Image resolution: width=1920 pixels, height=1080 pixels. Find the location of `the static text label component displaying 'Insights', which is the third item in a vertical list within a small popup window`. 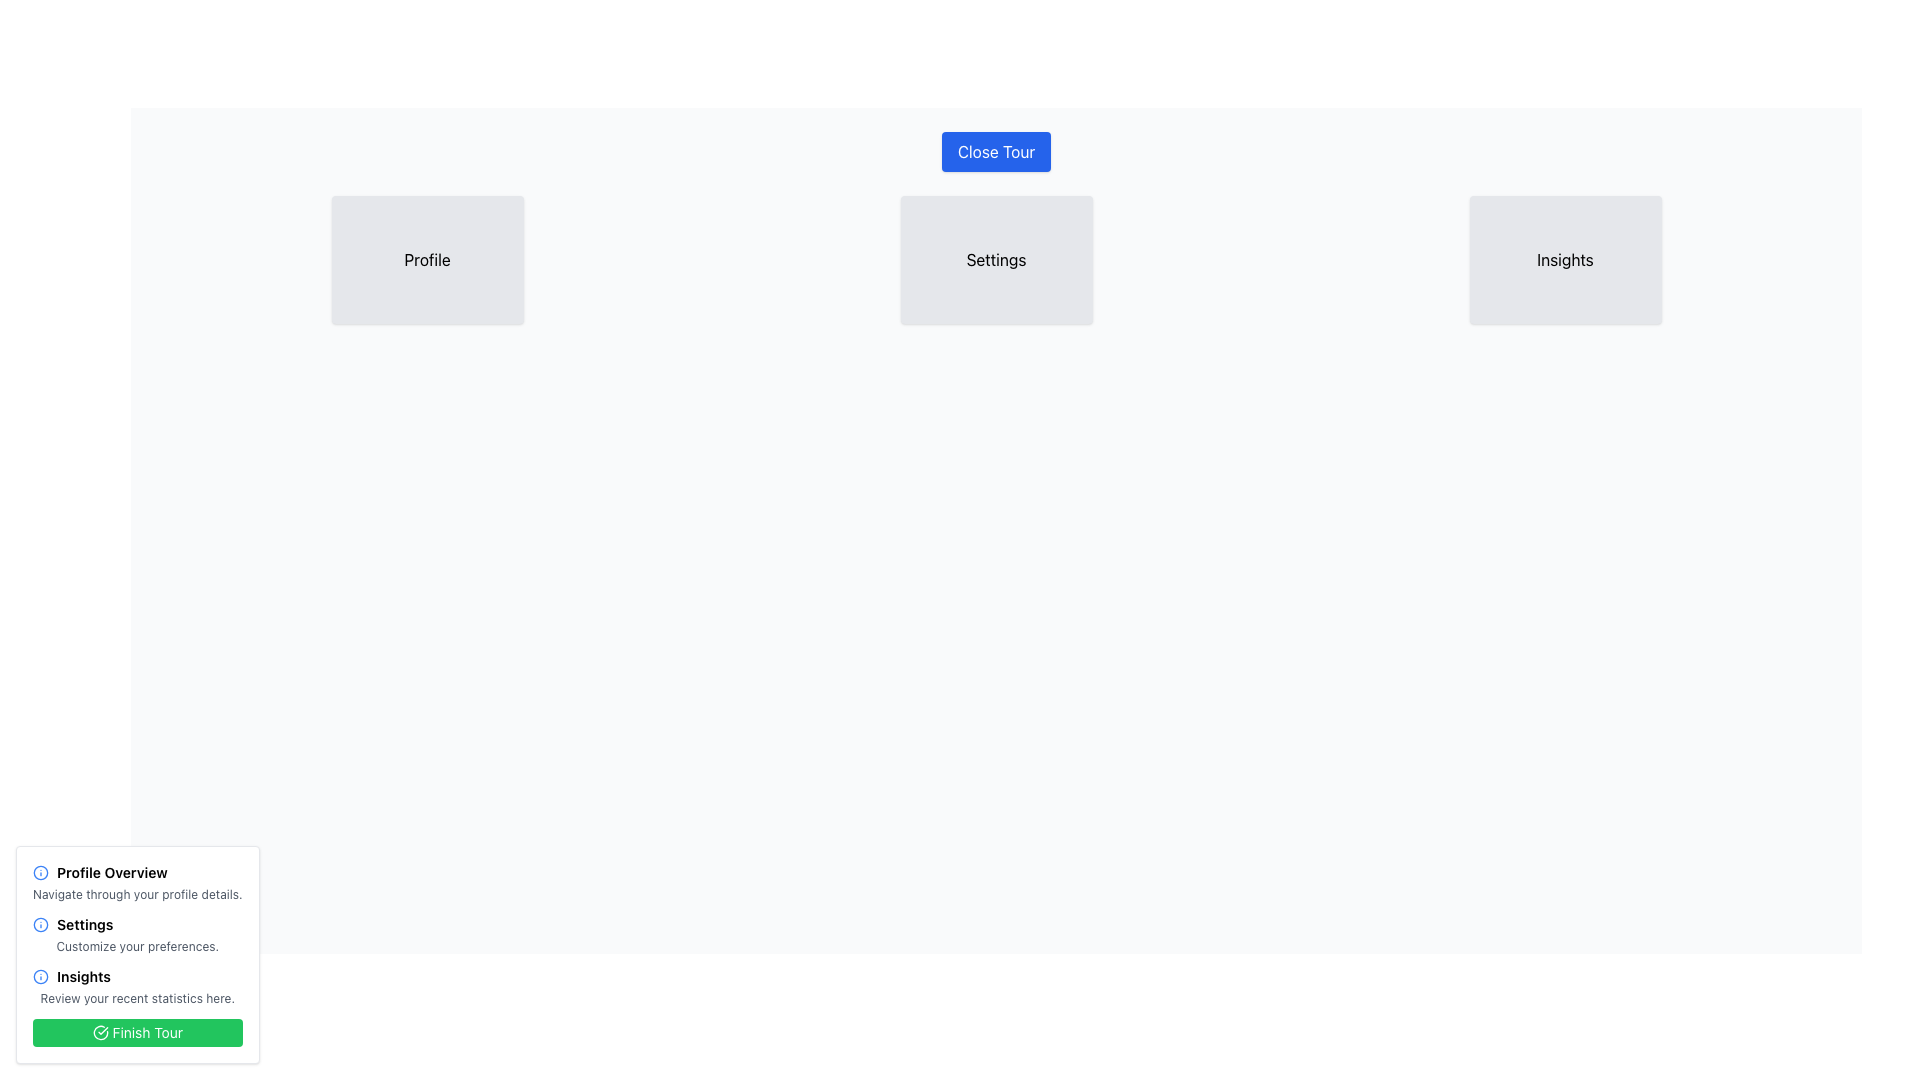

the static text label component displaying 'Insights', which is the third item in a vertical list within a small popup window is located at coordinates (82, 975).